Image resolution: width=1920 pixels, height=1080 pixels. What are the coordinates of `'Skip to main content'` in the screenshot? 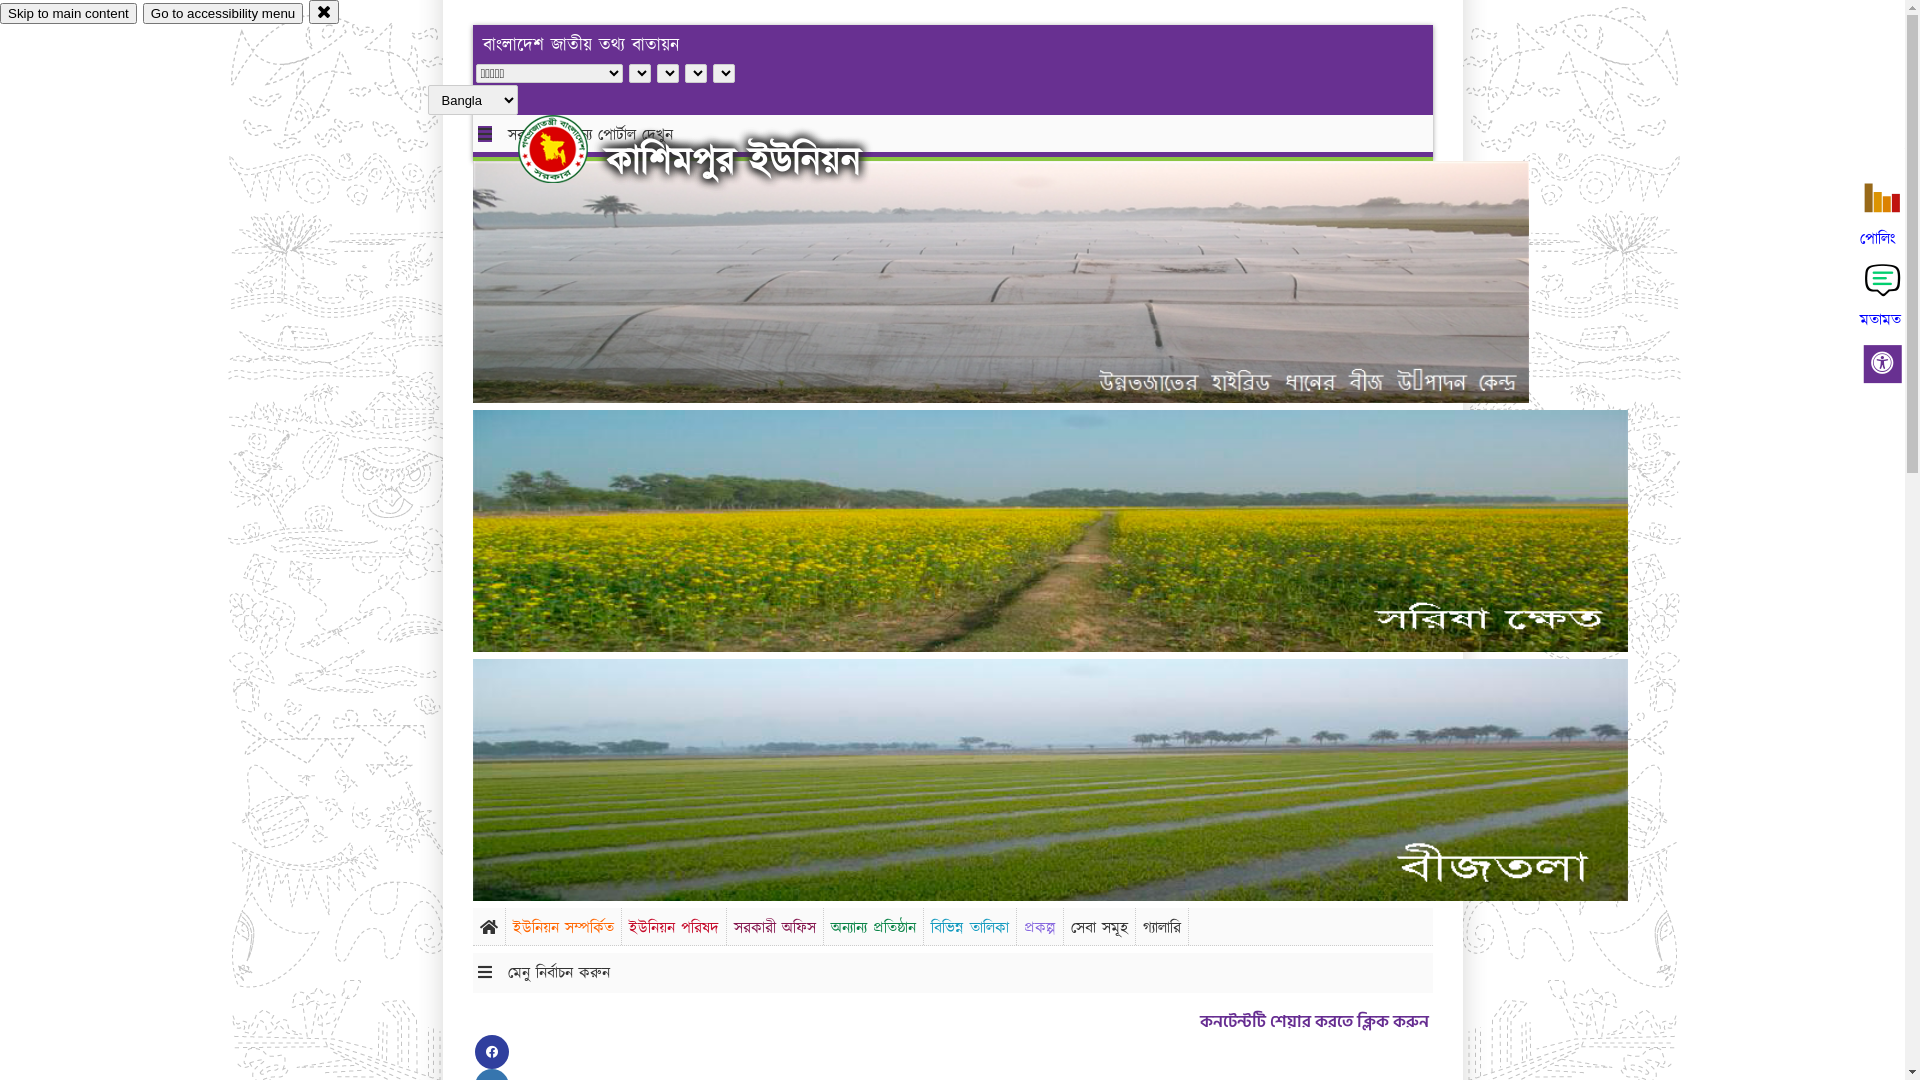 It's located at (68, 13).